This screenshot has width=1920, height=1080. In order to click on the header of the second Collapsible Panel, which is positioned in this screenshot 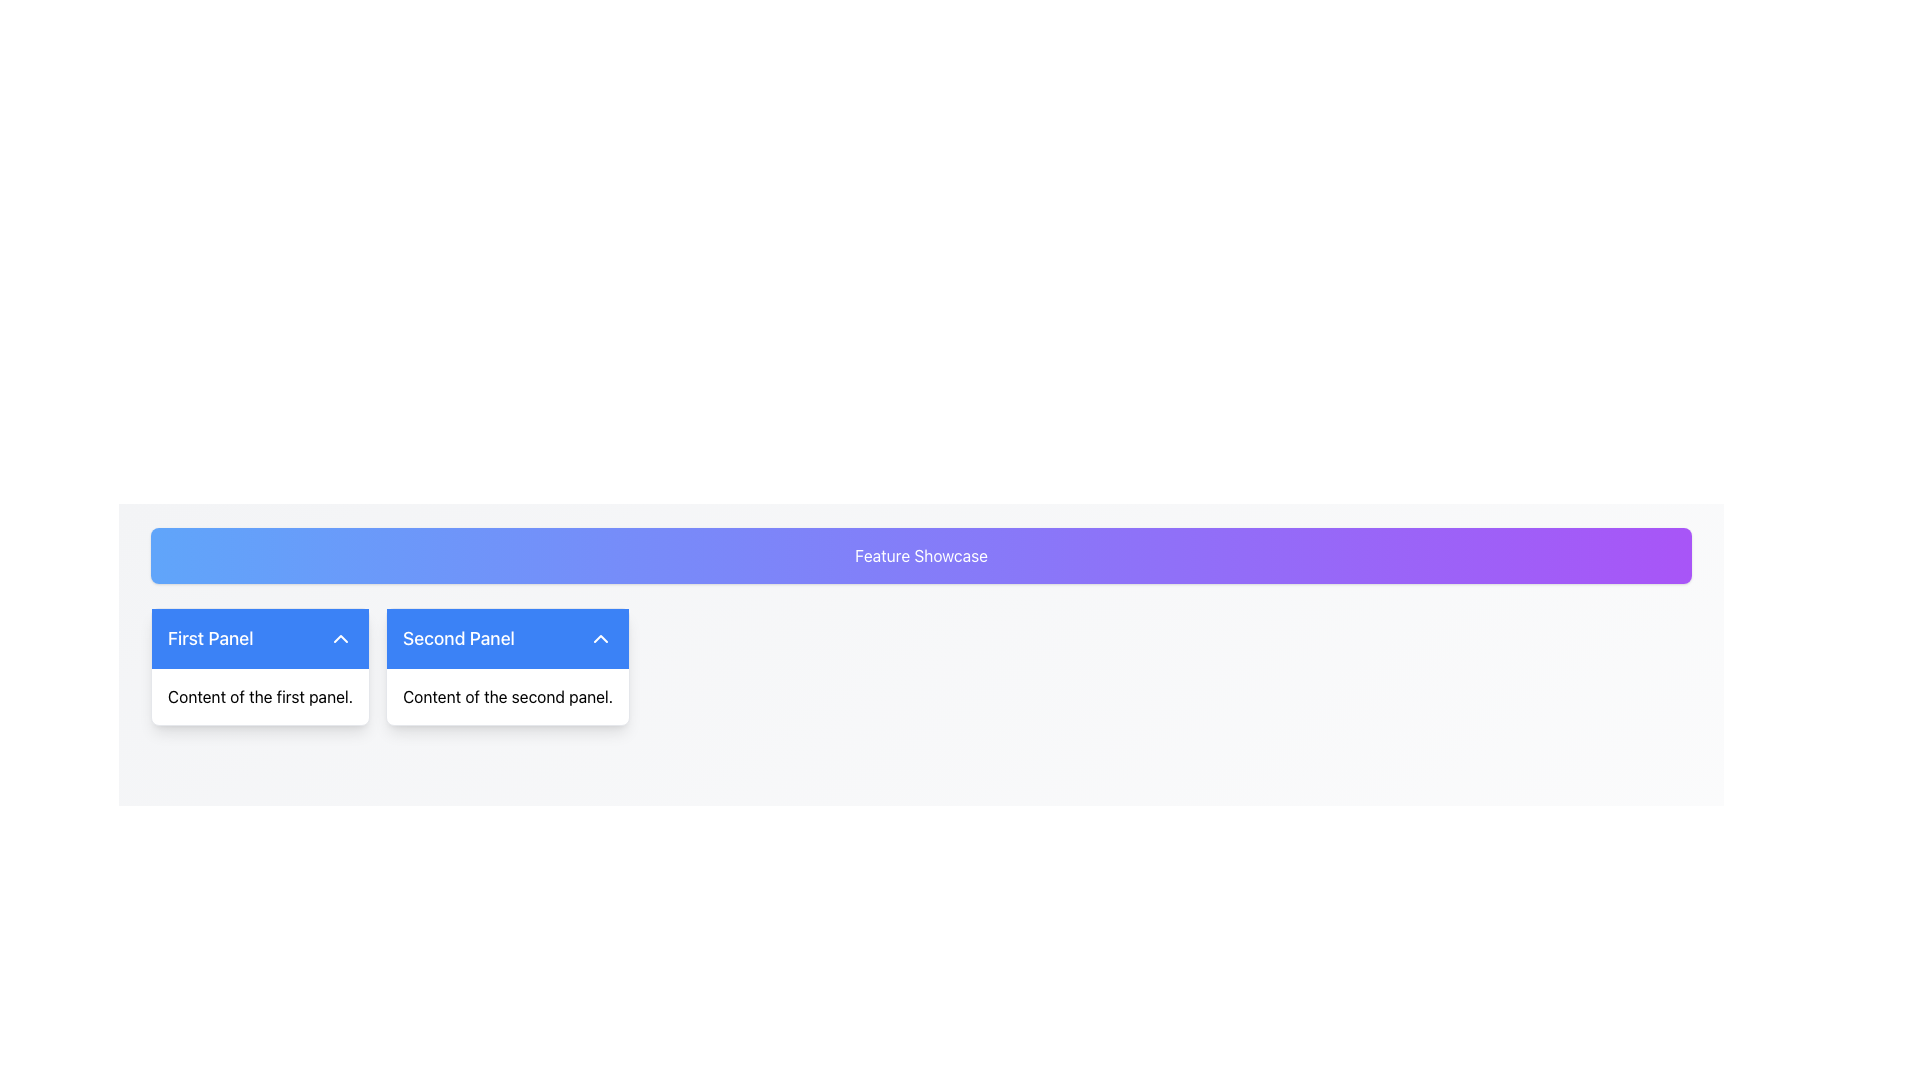, I will do `click(508, 667)`.